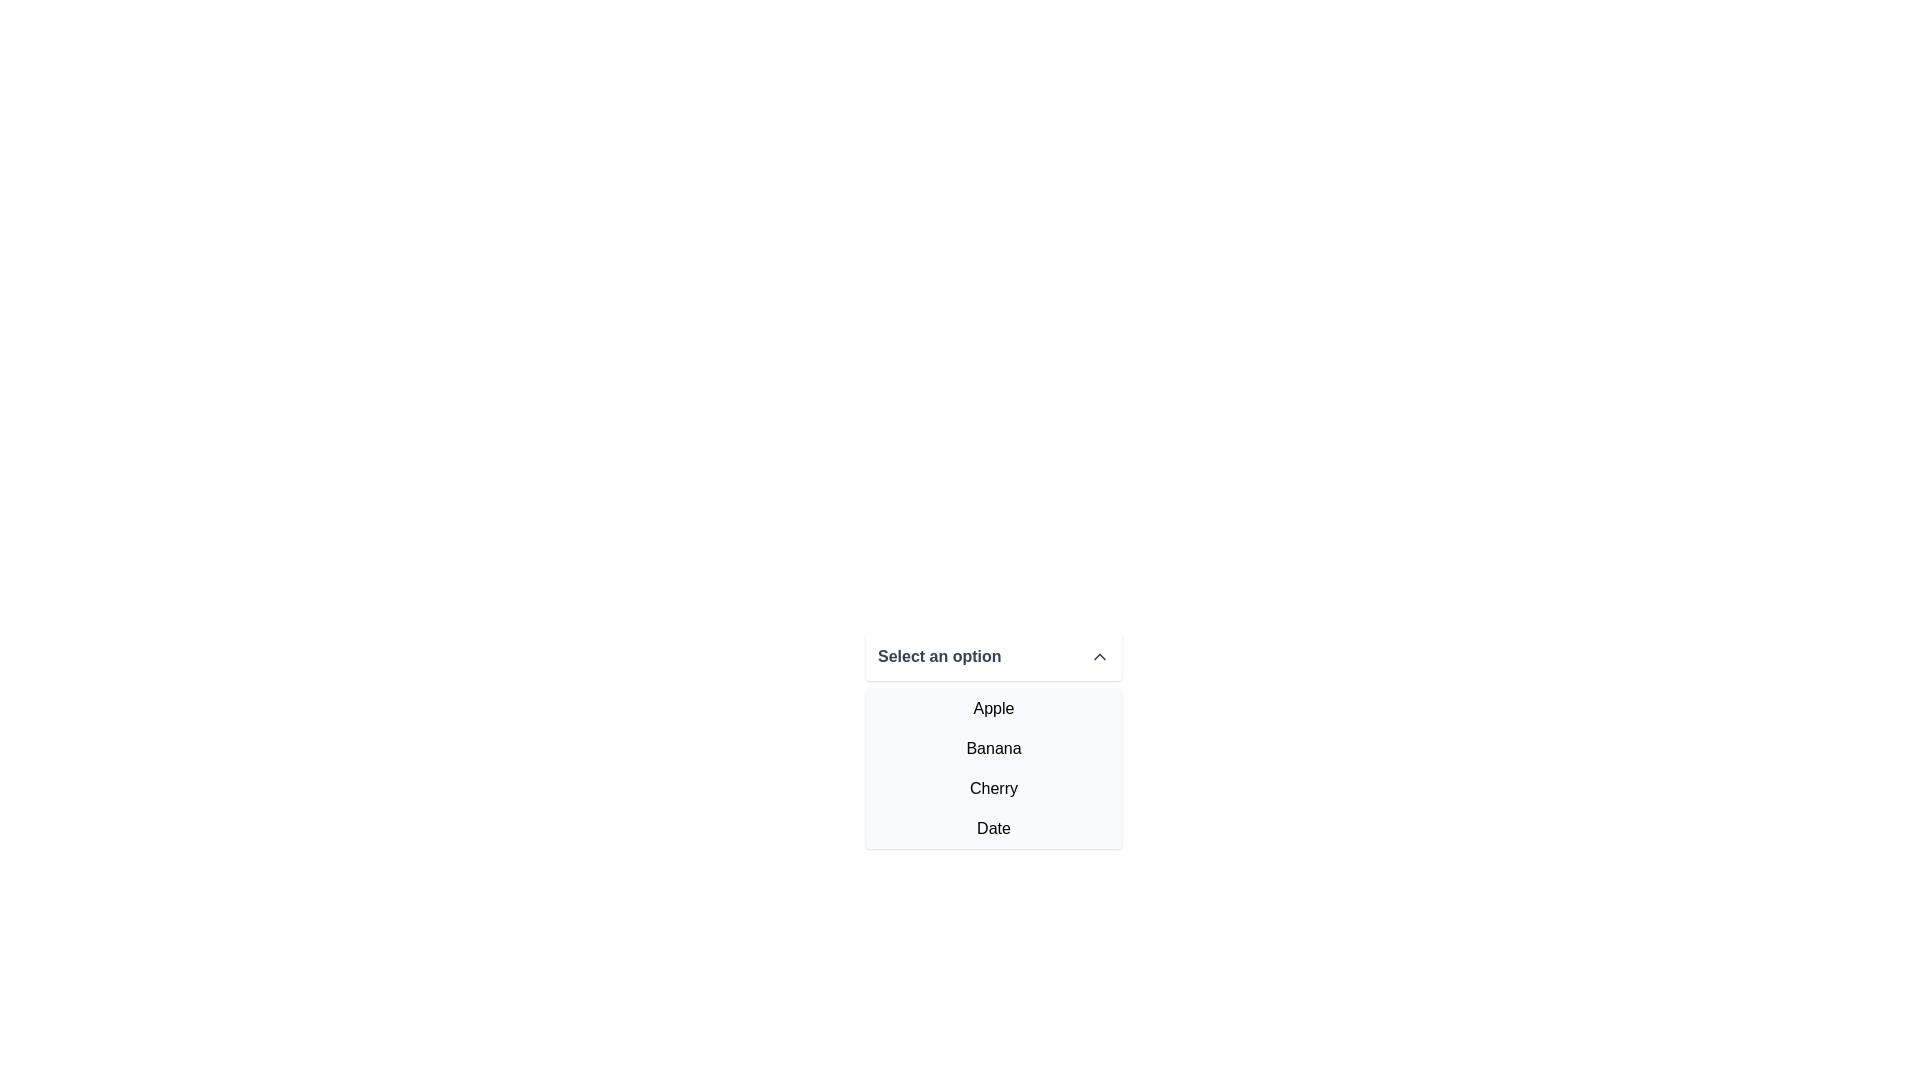 The width and height of the screenshot is (1920, 1080). I want to click on the selectable list item displaying the word 'Banana', so click(993, 748).